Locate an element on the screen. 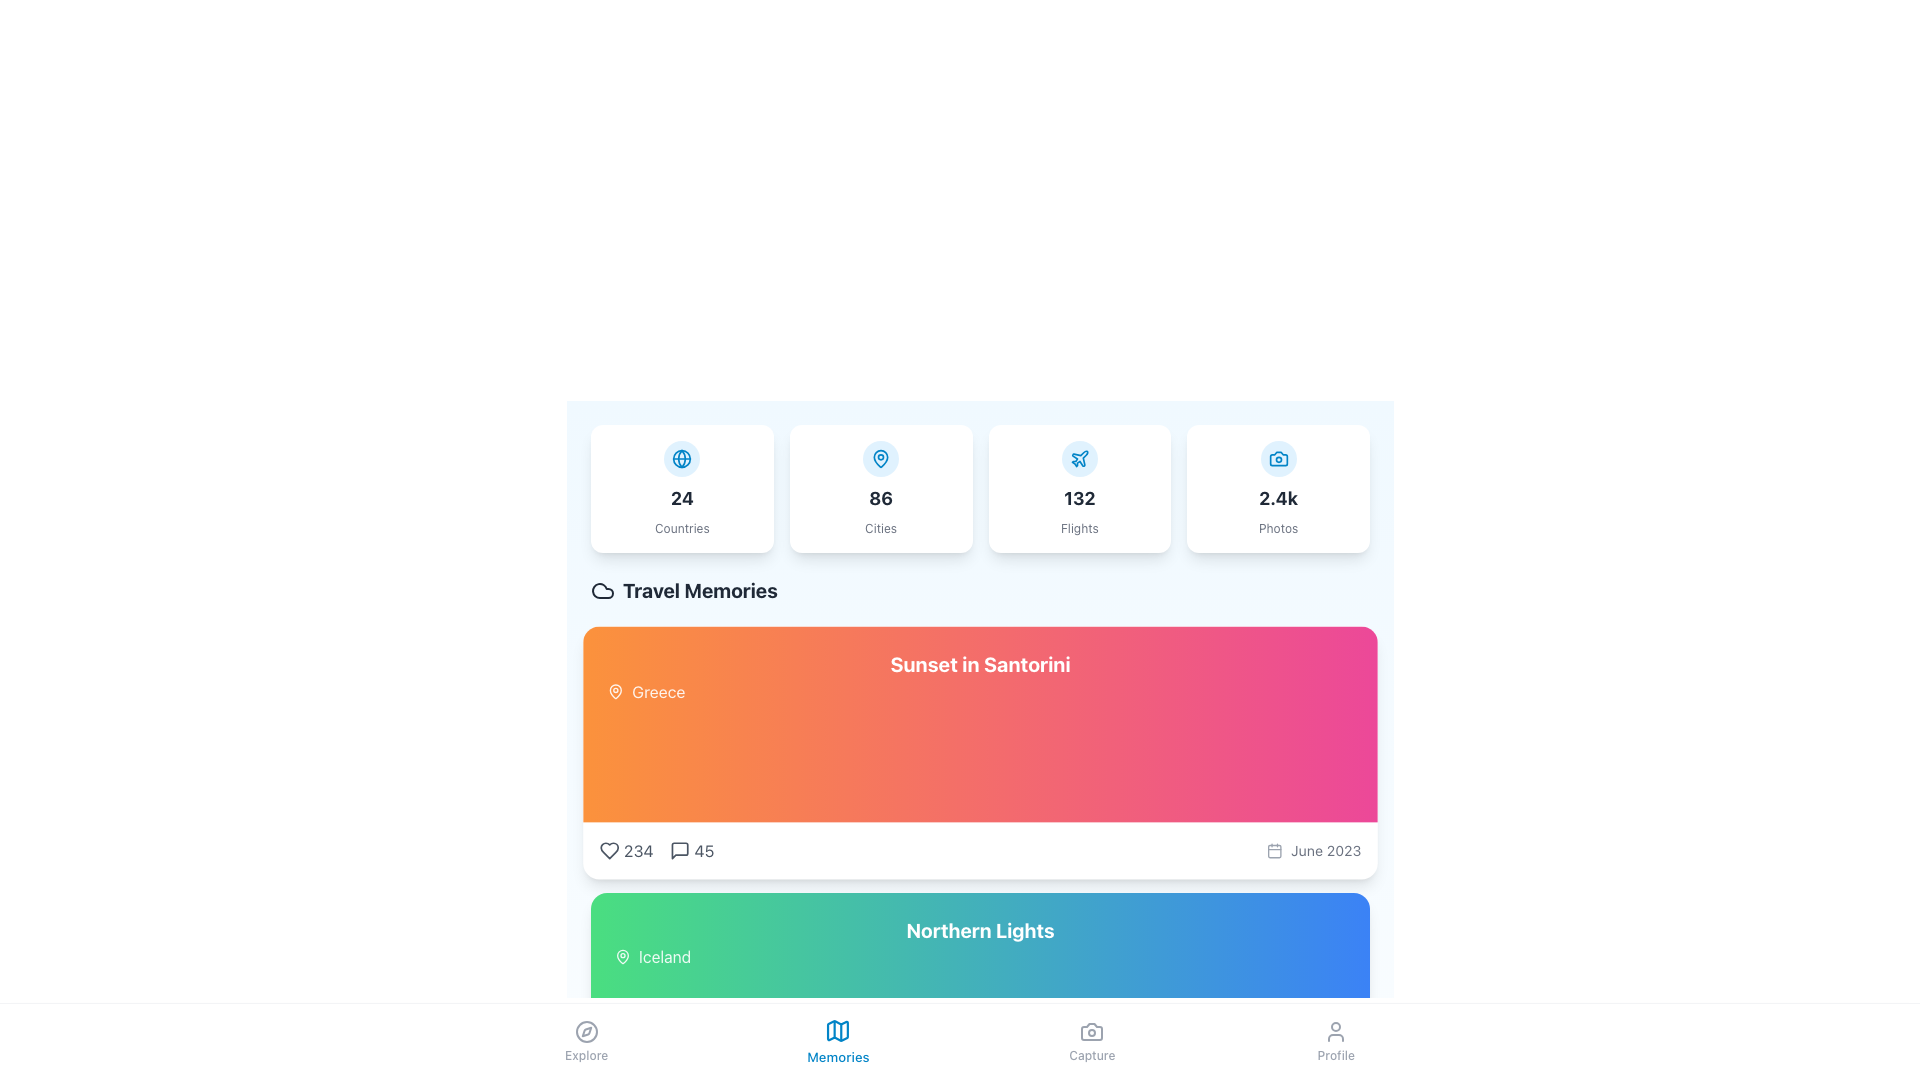 Image resolution: width=1920 pixels, height=1080 pixels. displayed information on the Statistical overview card that shows the number of photos, which is 2.4k, positioned in the fourth card of a horizontal grid row is located at coordinates (1277, 489).